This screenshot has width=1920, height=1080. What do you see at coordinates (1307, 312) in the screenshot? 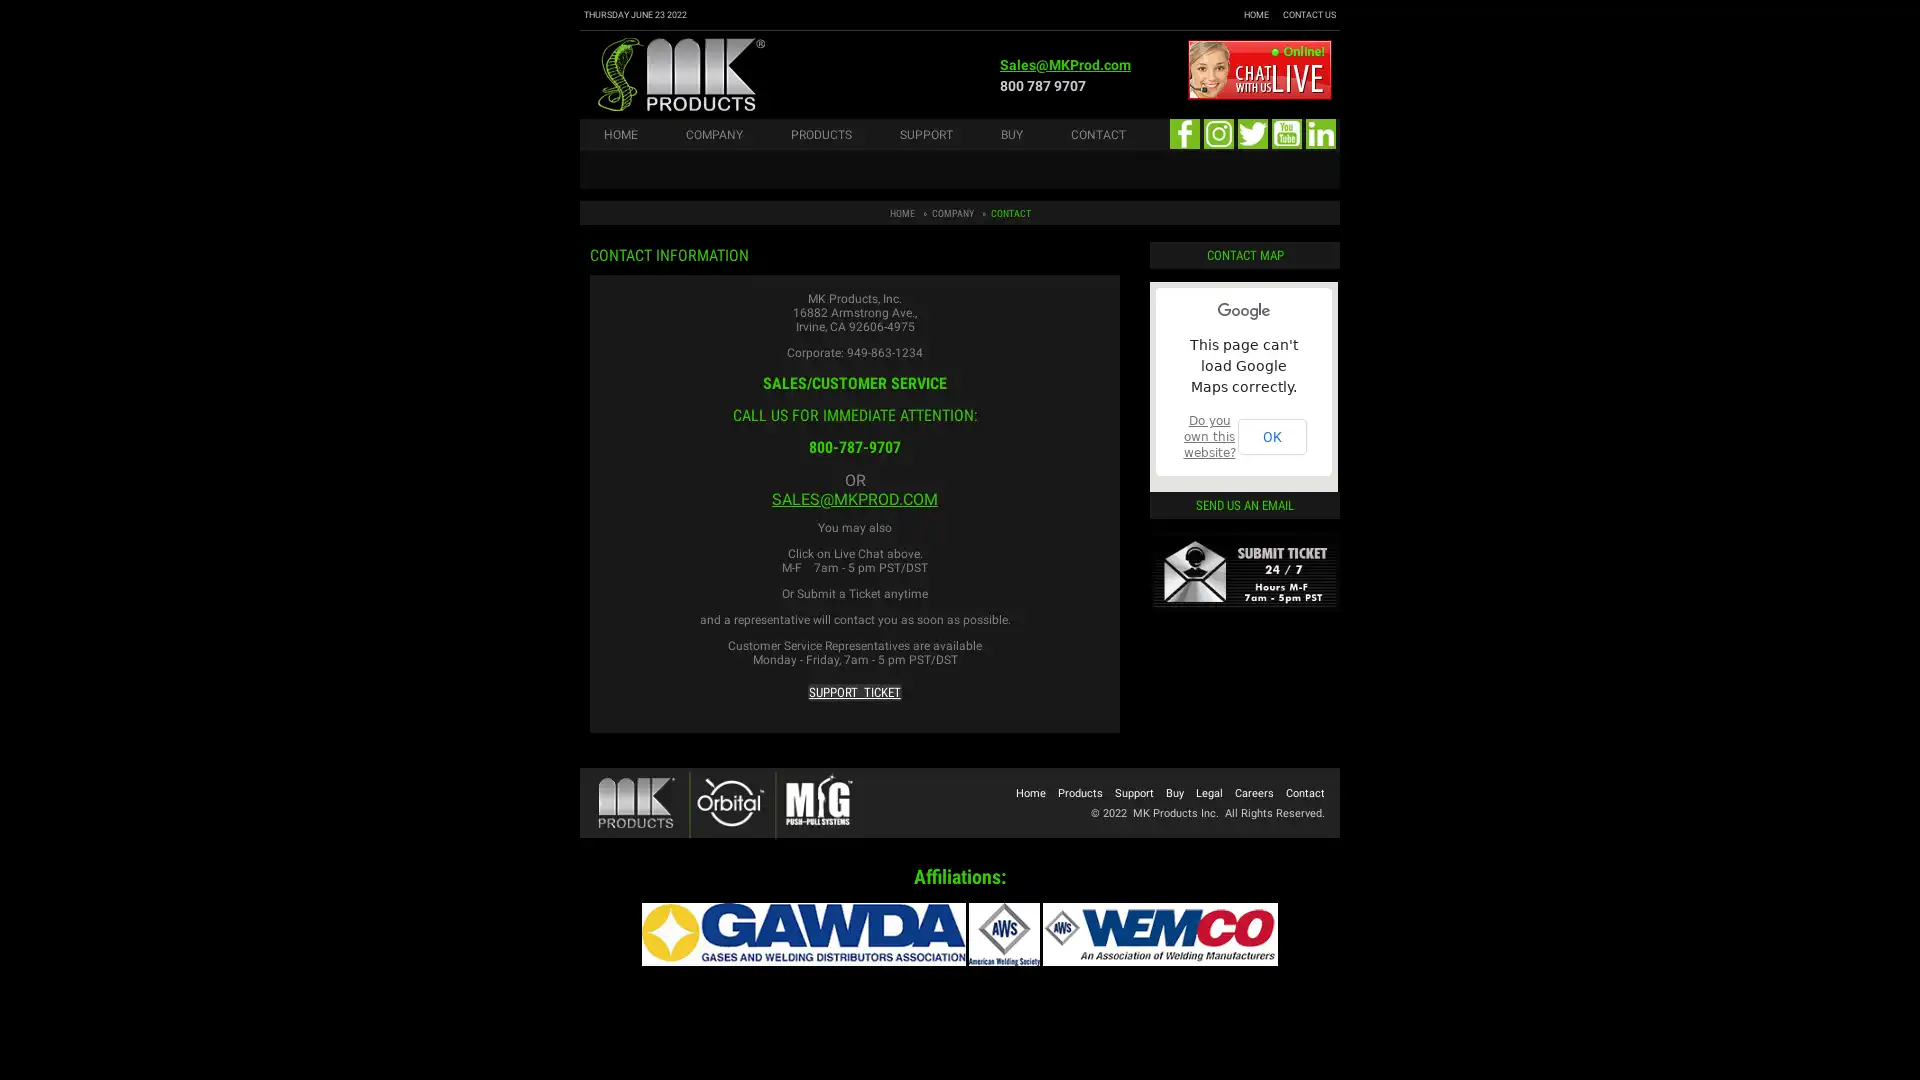
I see `Toggle fullscreen view` at bounding box center [1307, 312].